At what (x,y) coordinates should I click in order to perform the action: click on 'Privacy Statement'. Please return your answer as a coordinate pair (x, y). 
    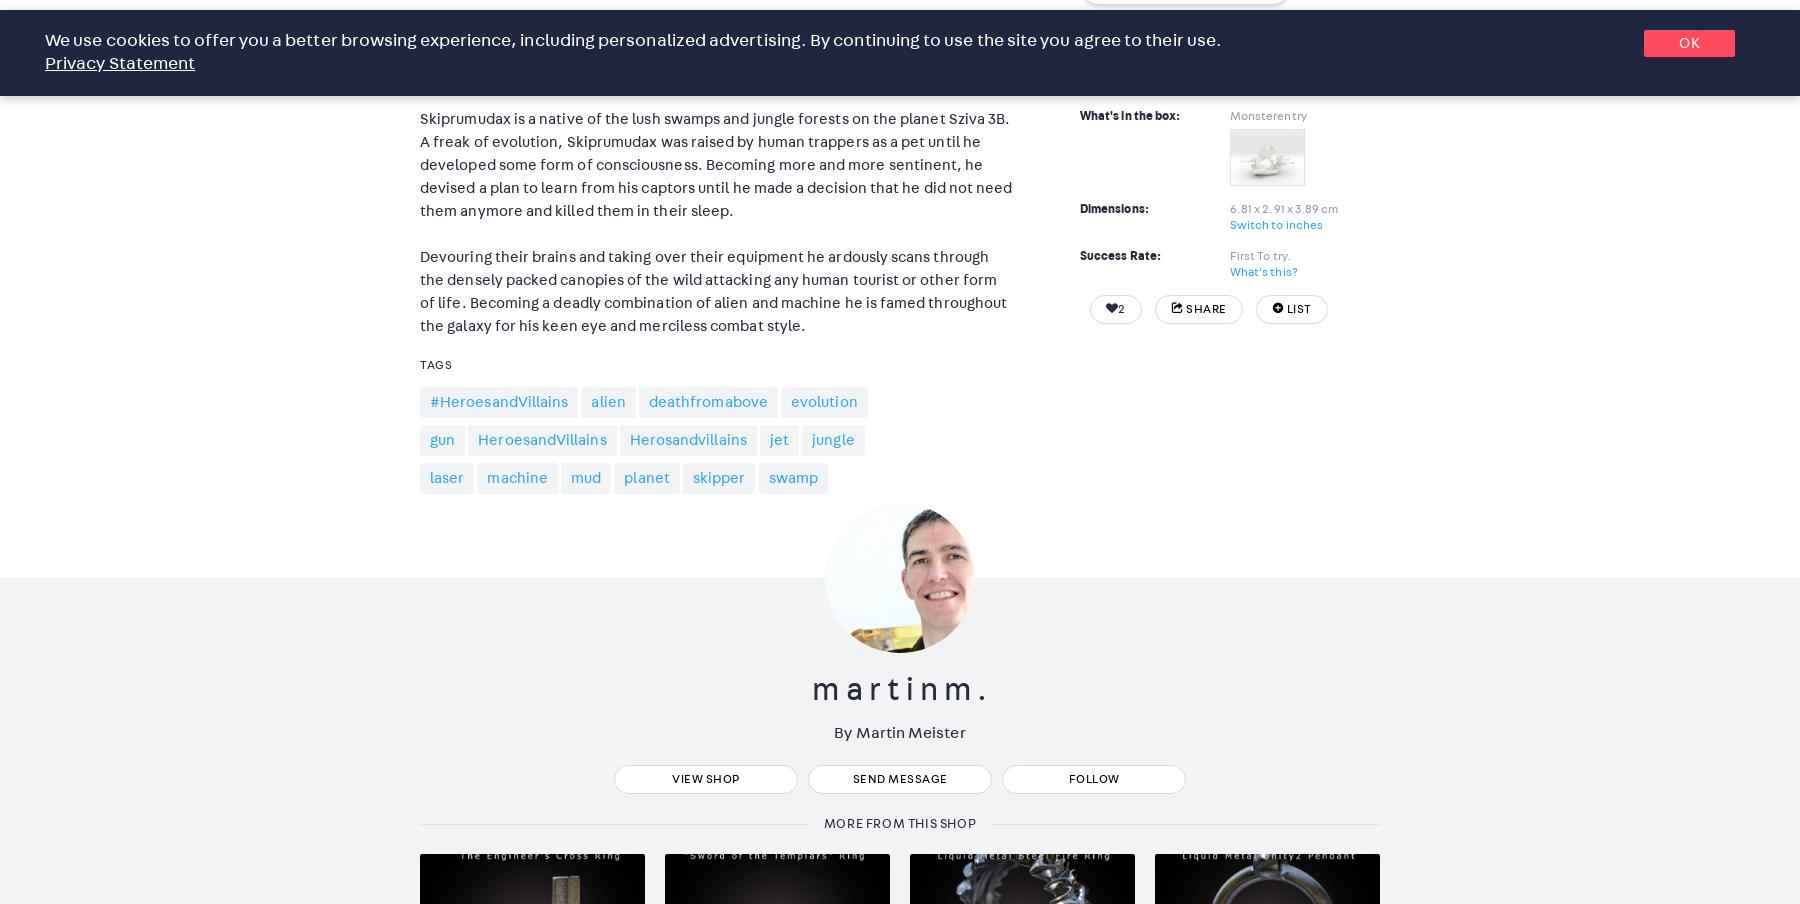
    Looking at the image, I should click on (120, 64).